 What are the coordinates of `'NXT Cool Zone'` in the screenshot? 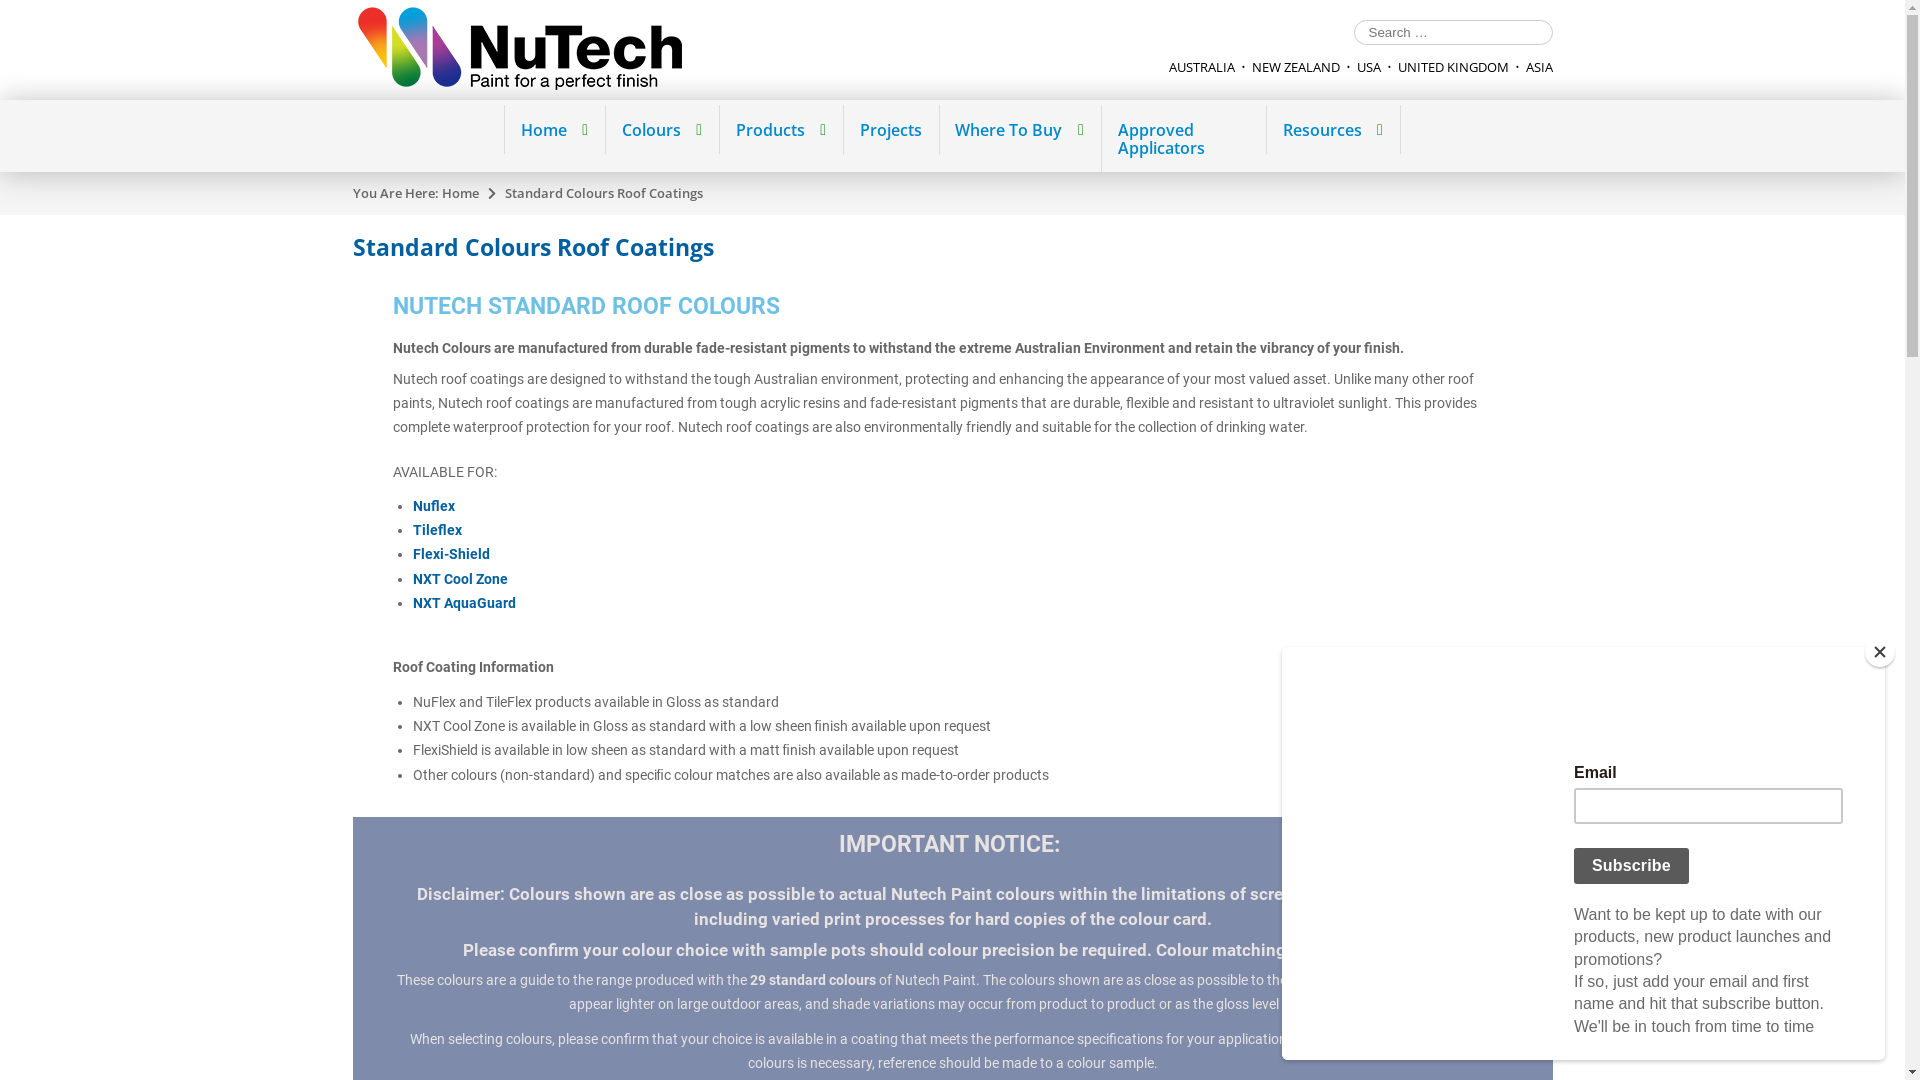 It's located at (458, 578).